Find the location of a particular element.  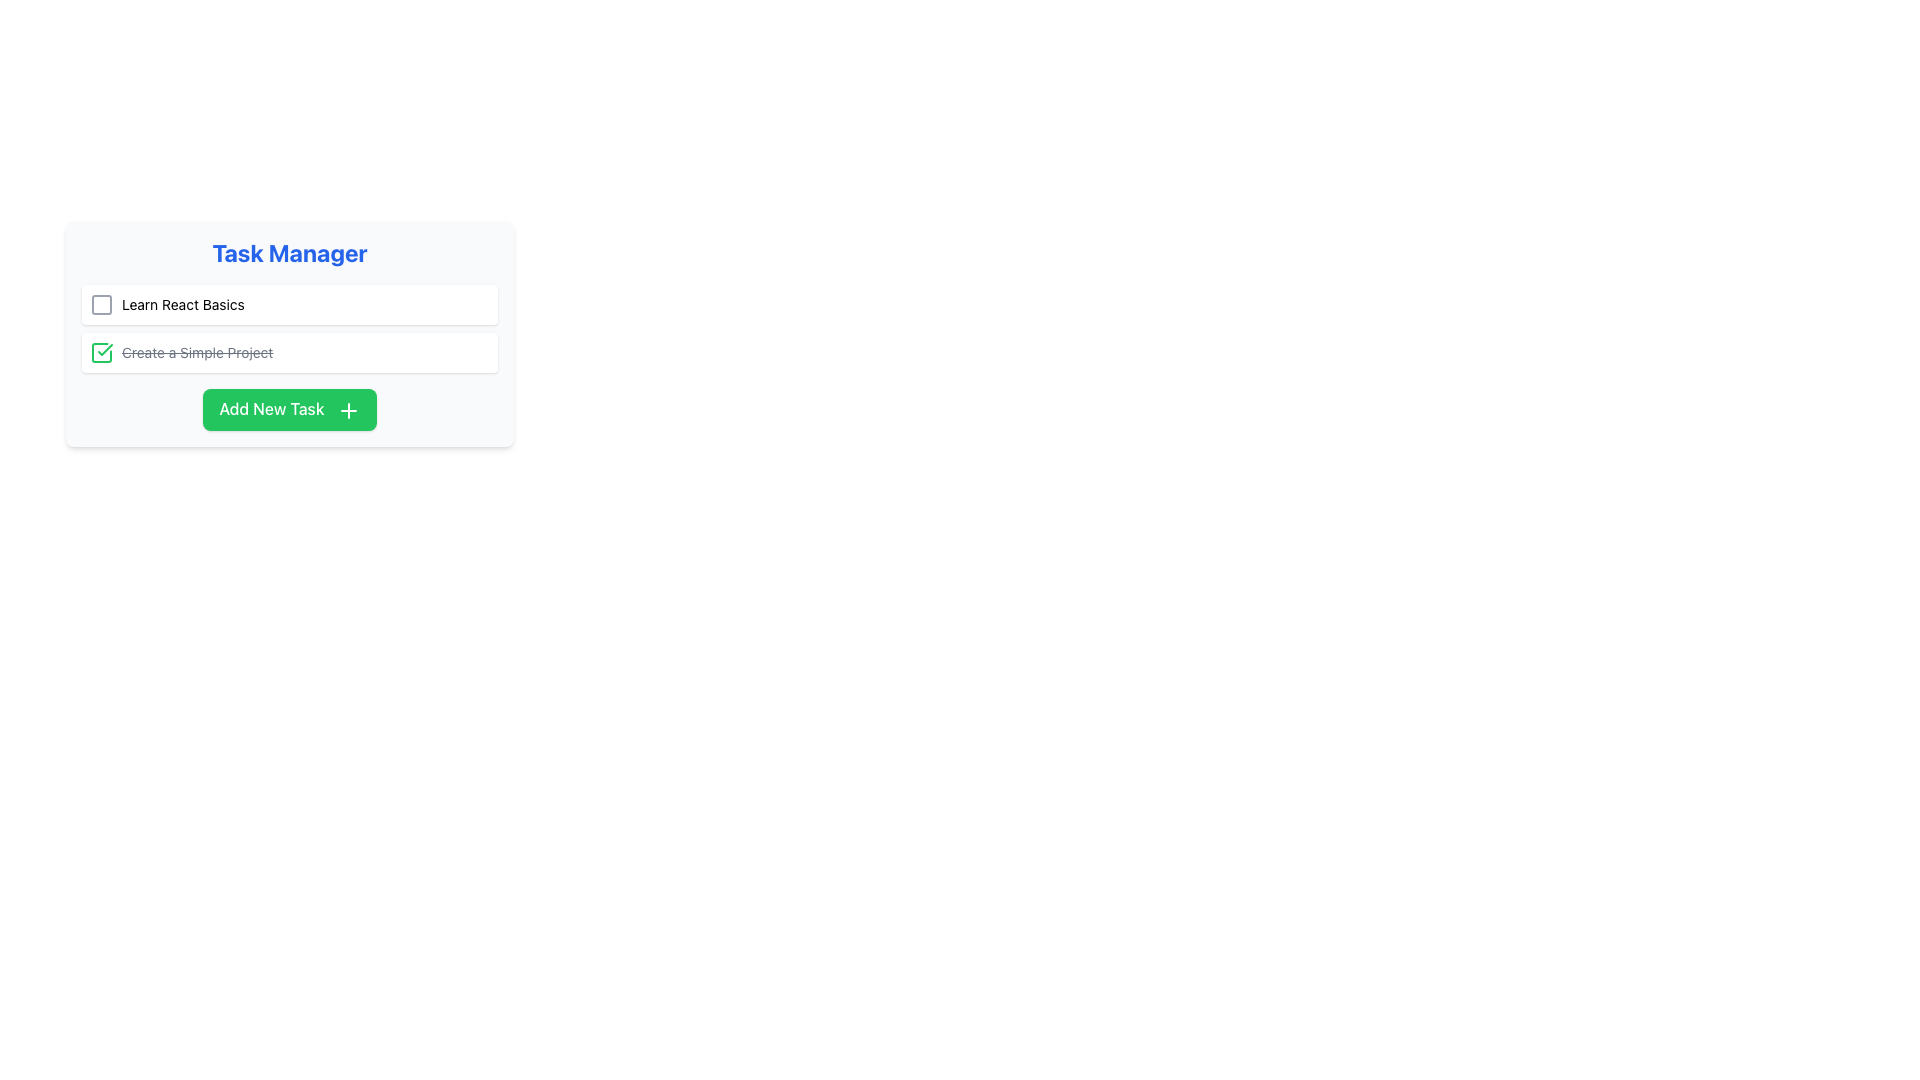

the green checkmark icon indicating the confirmed status of the task 'Create a Simple Project' in the task list interface is located at coordinates (104, 349).